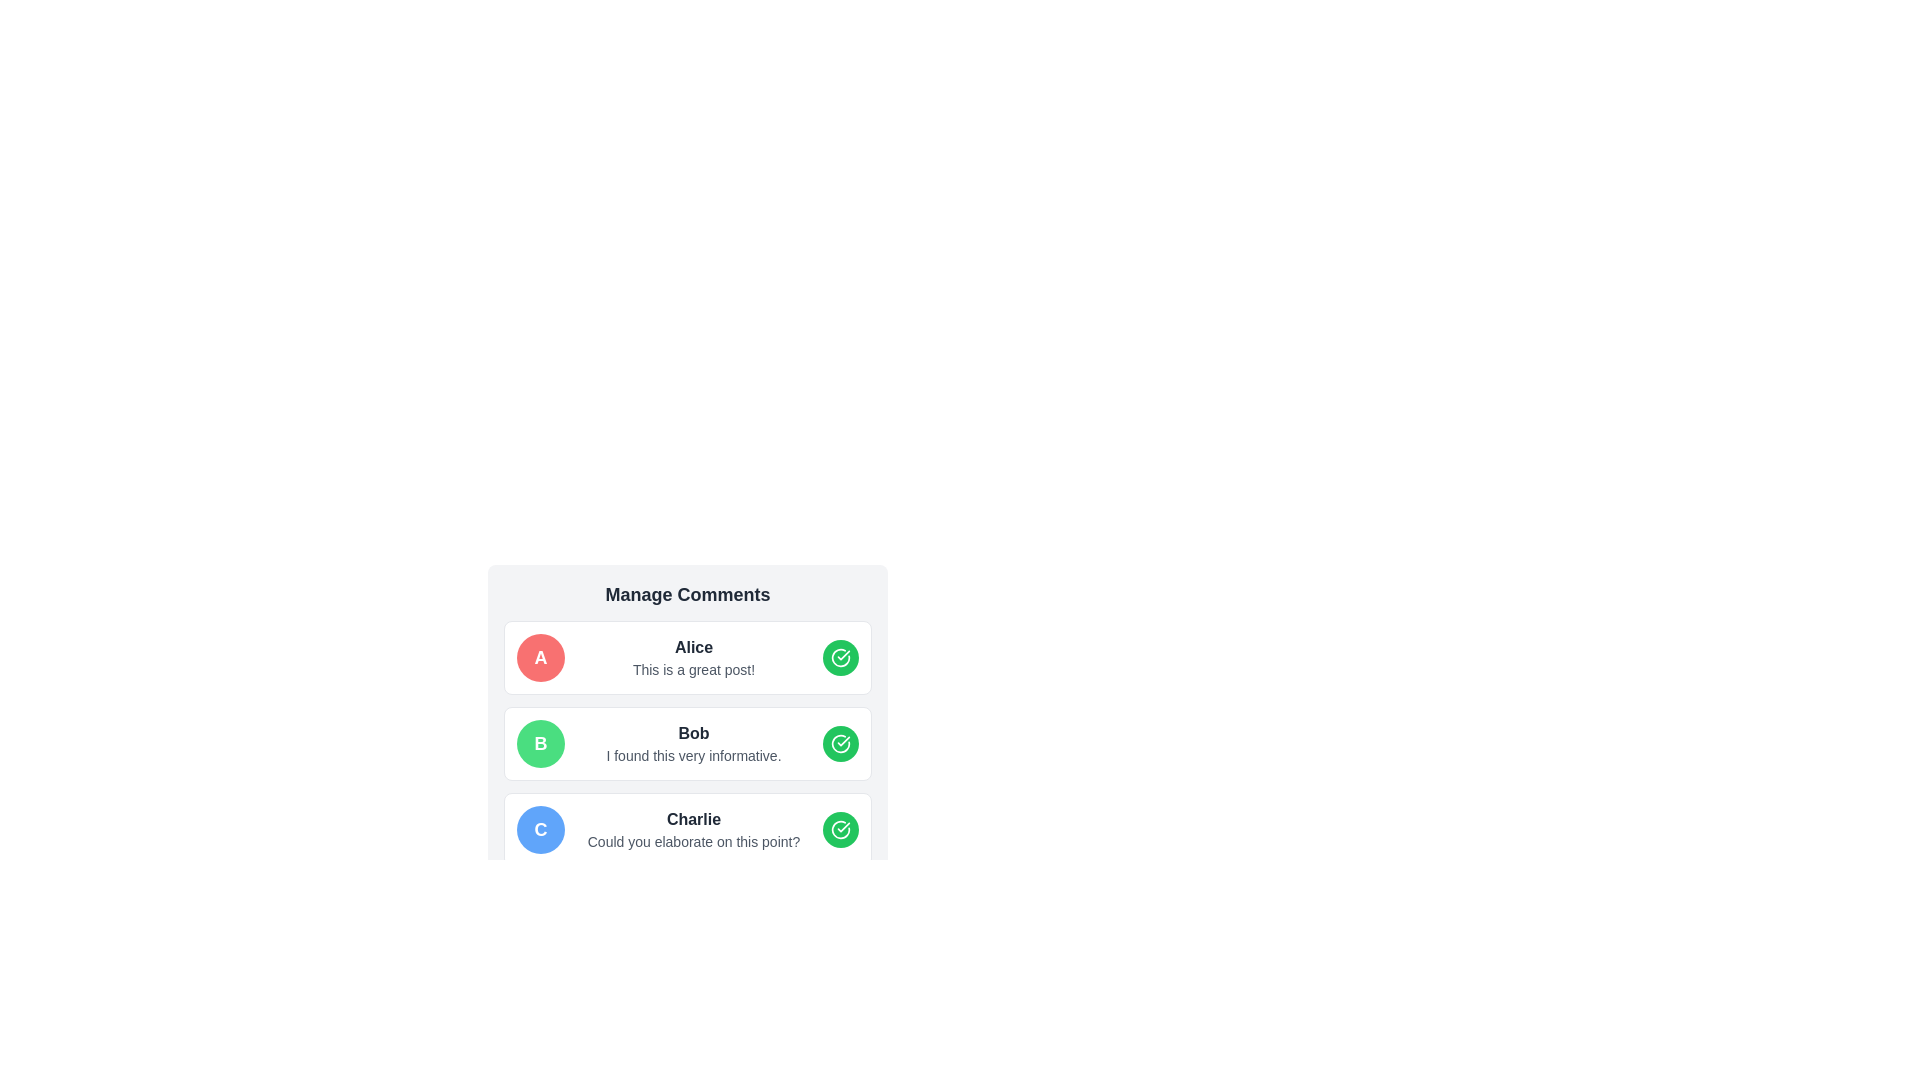 Image resolution: width=1920 pixels, height=1080 pixels. What do you see at coordinates (840, 744) in the screenshot?
I see `the circular icon with a green background and a white check mark inside, located in the second comment row for user 'Bob', to approve or confirm` at bounding box center [840, 744].